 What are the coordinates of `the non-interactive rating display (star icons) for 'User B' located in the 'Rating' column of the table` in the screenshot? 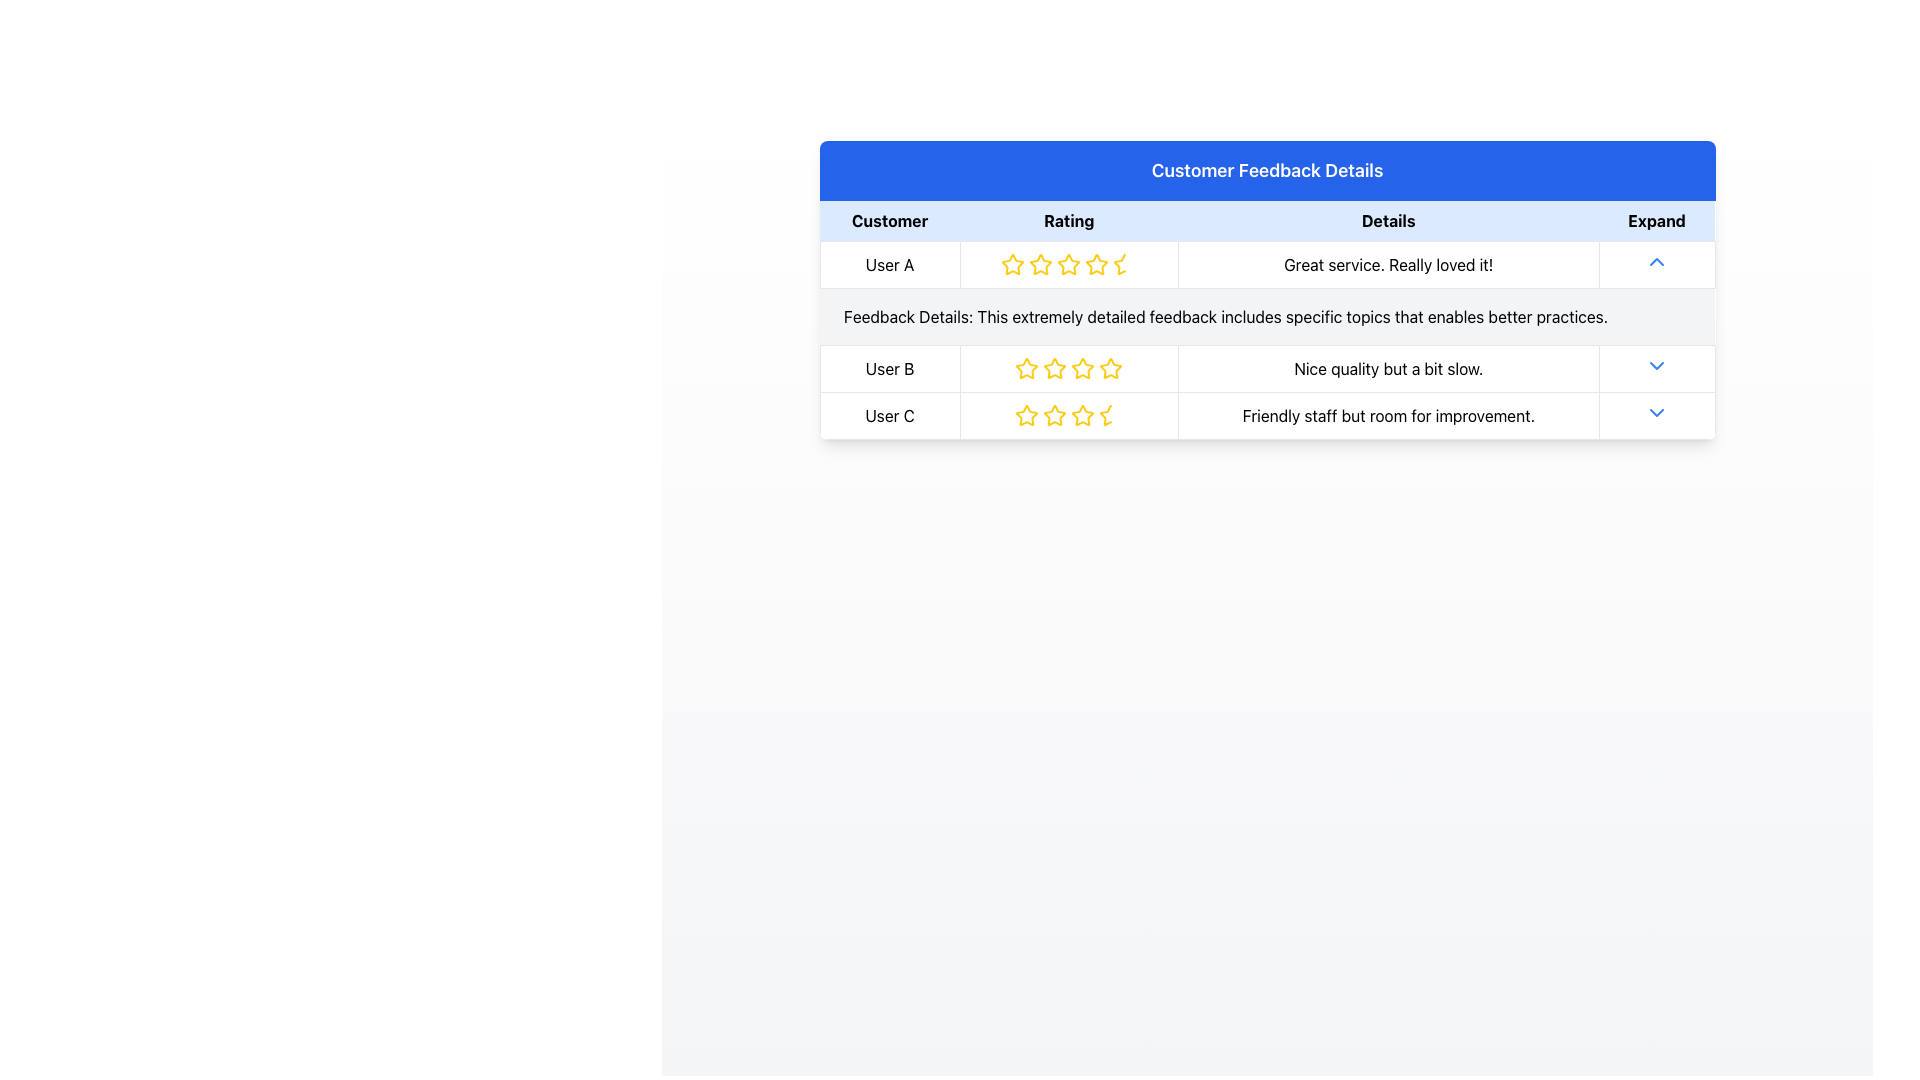 It's located at (1068, 369).